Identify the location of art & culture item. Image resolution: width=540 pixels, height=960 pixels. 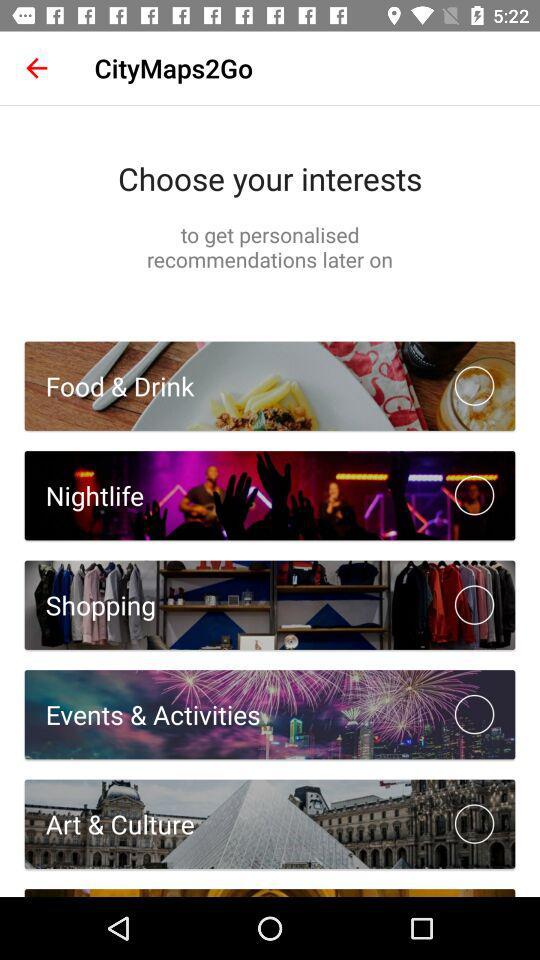
(109, 824).